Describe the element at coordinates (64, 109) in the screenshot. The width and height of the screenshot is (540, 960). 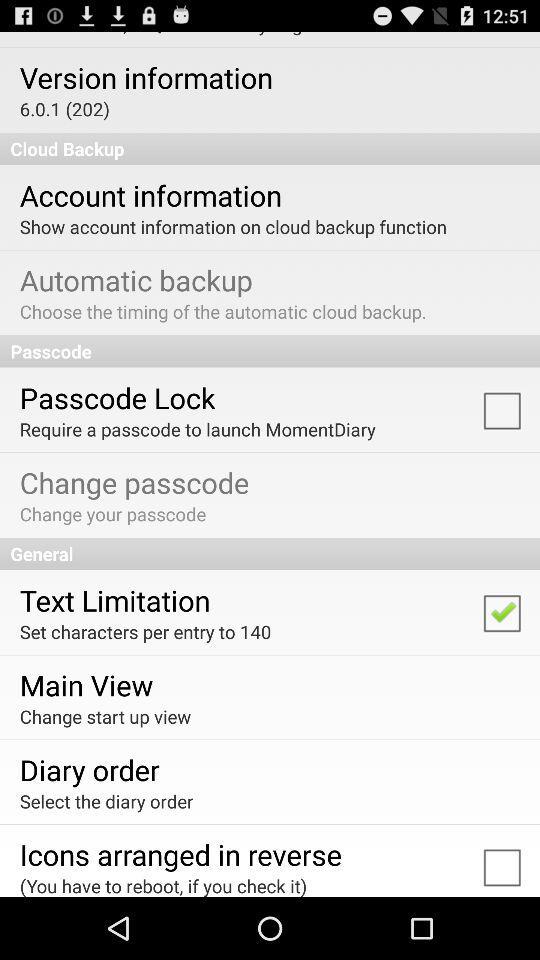
I see `6 0 1` at that location.